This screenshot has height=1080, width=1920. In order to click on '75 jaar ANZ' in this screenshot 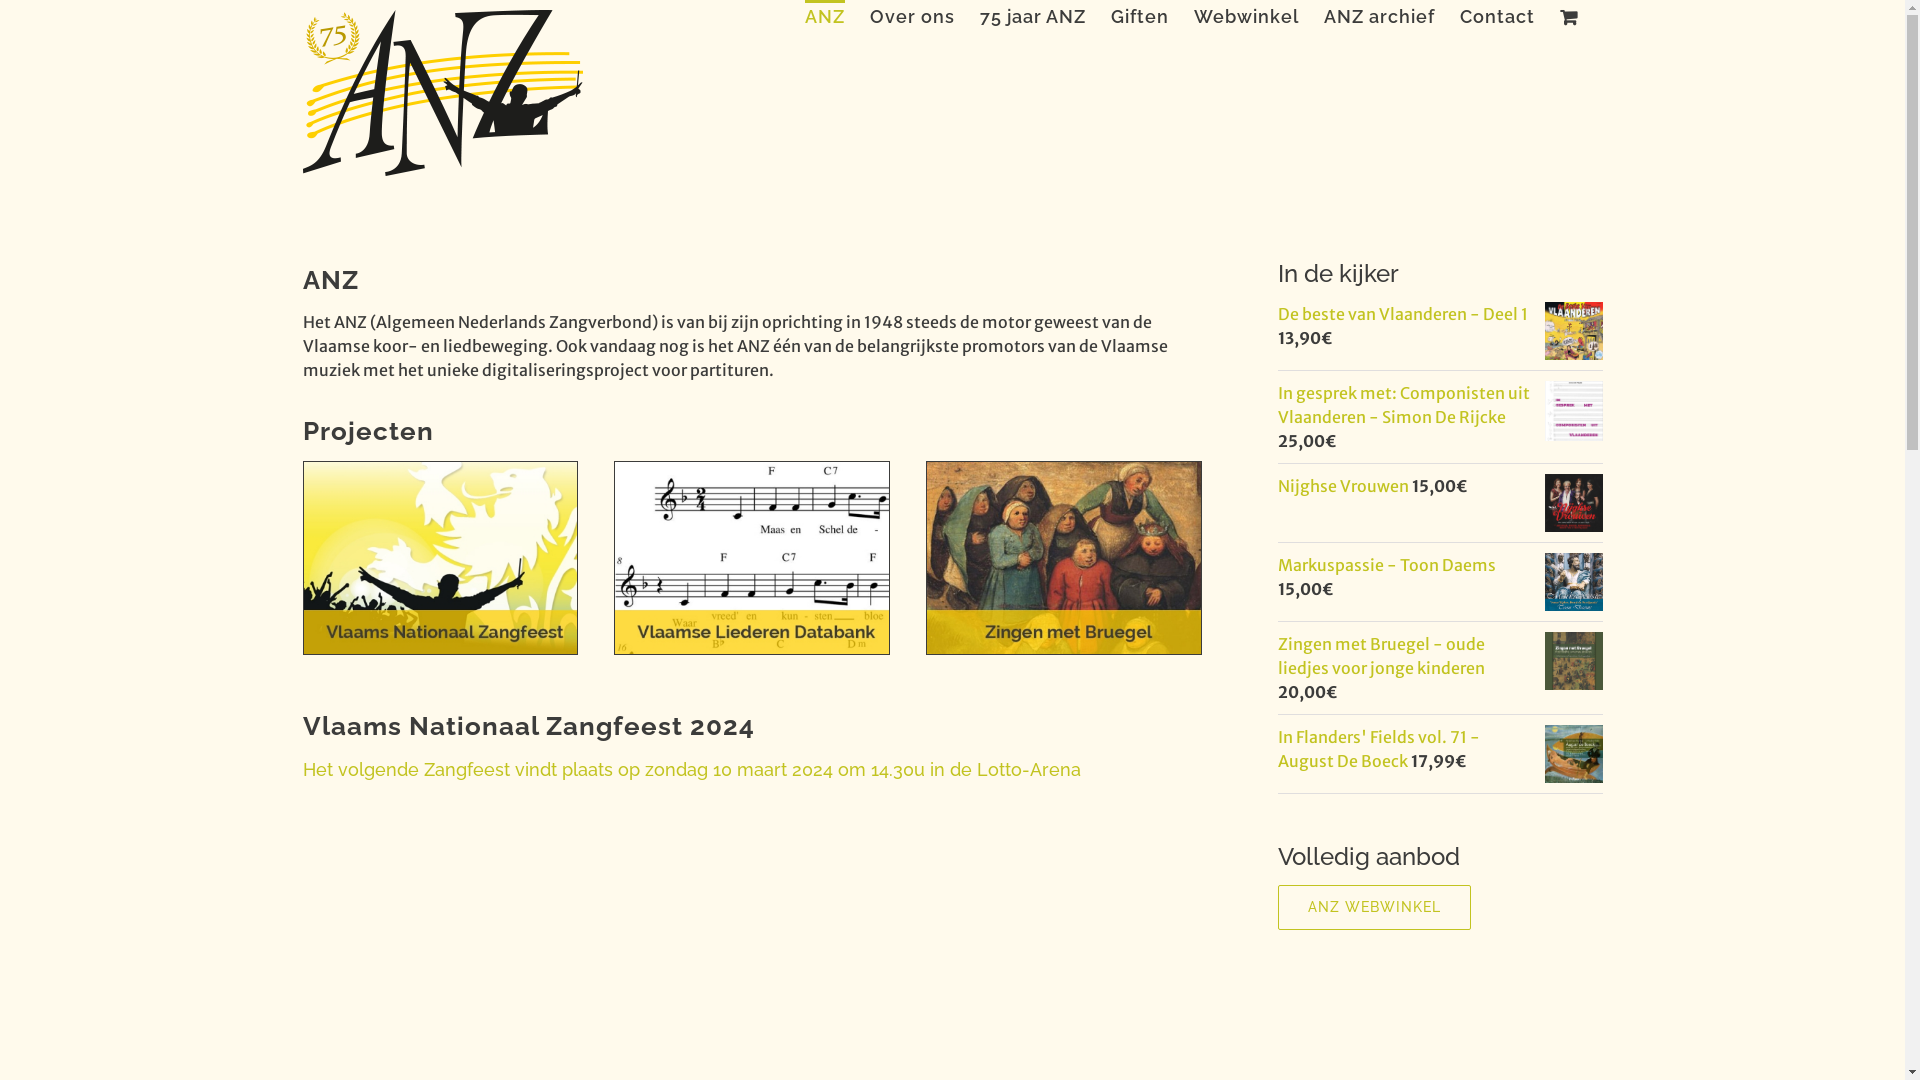, I will do `click(1032, 15)`.